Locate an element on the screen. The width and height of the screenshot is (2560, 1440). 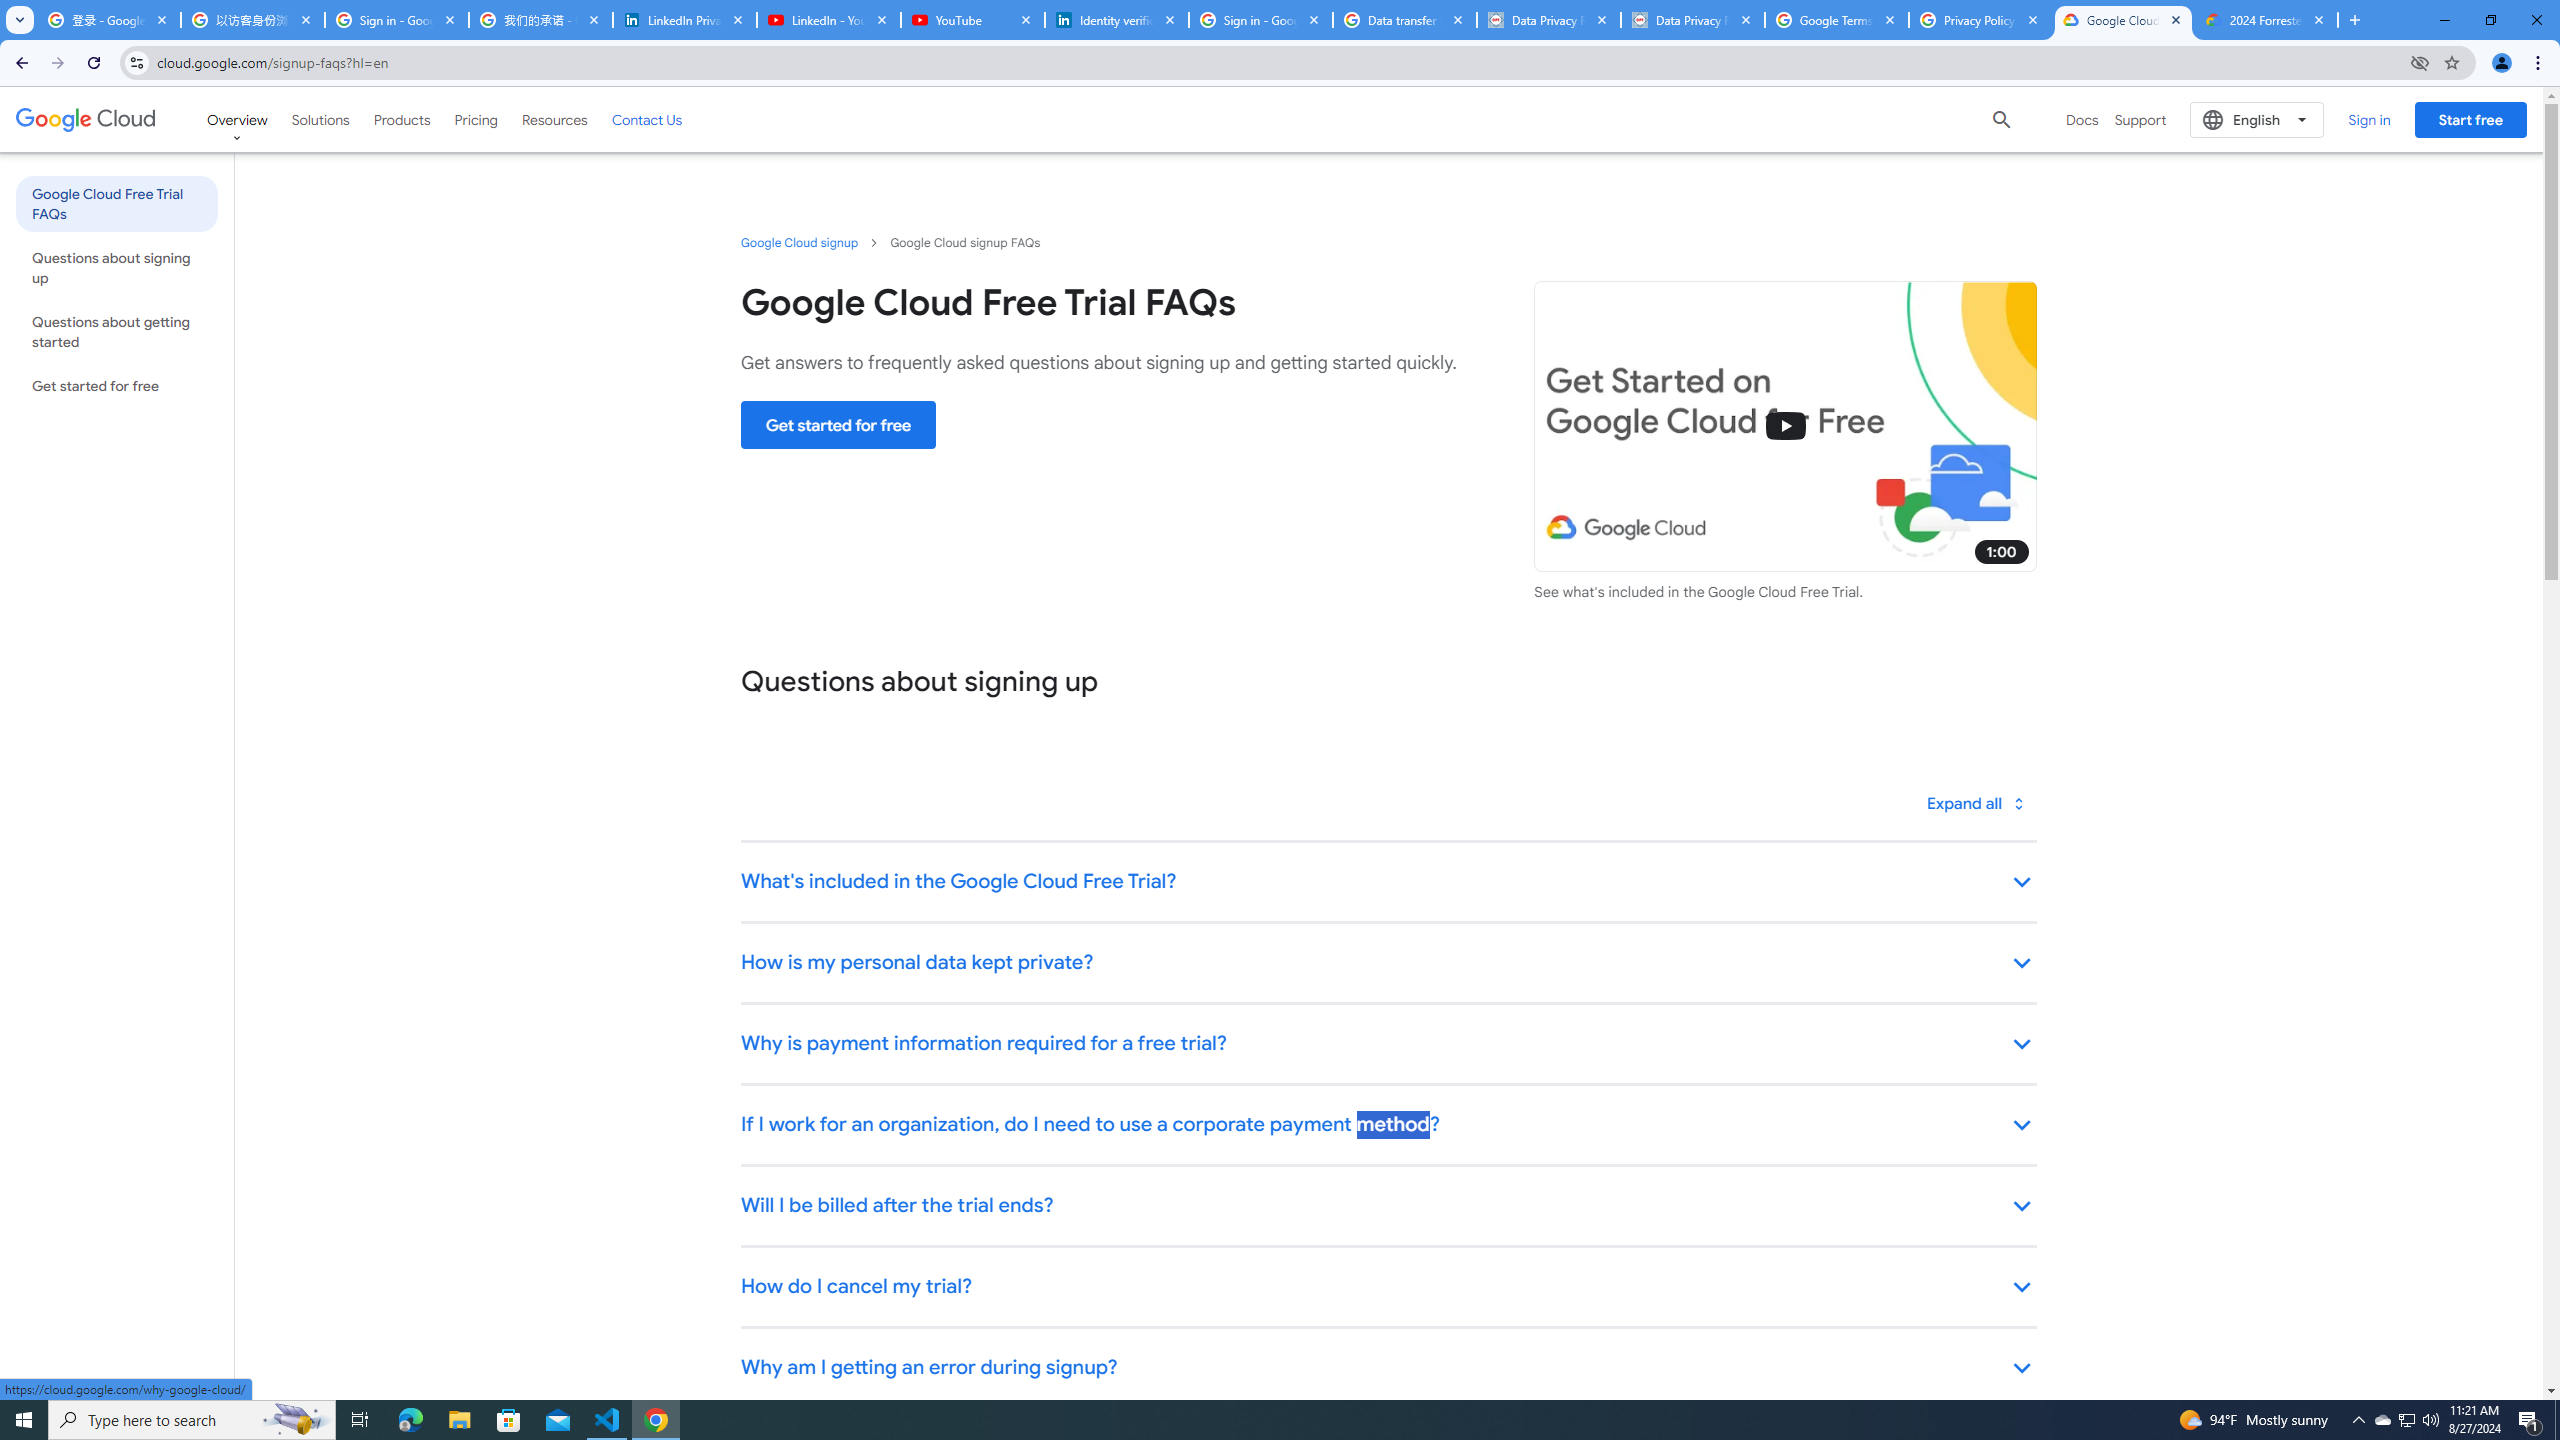
'Support' is located at coordinates (2140, 118).